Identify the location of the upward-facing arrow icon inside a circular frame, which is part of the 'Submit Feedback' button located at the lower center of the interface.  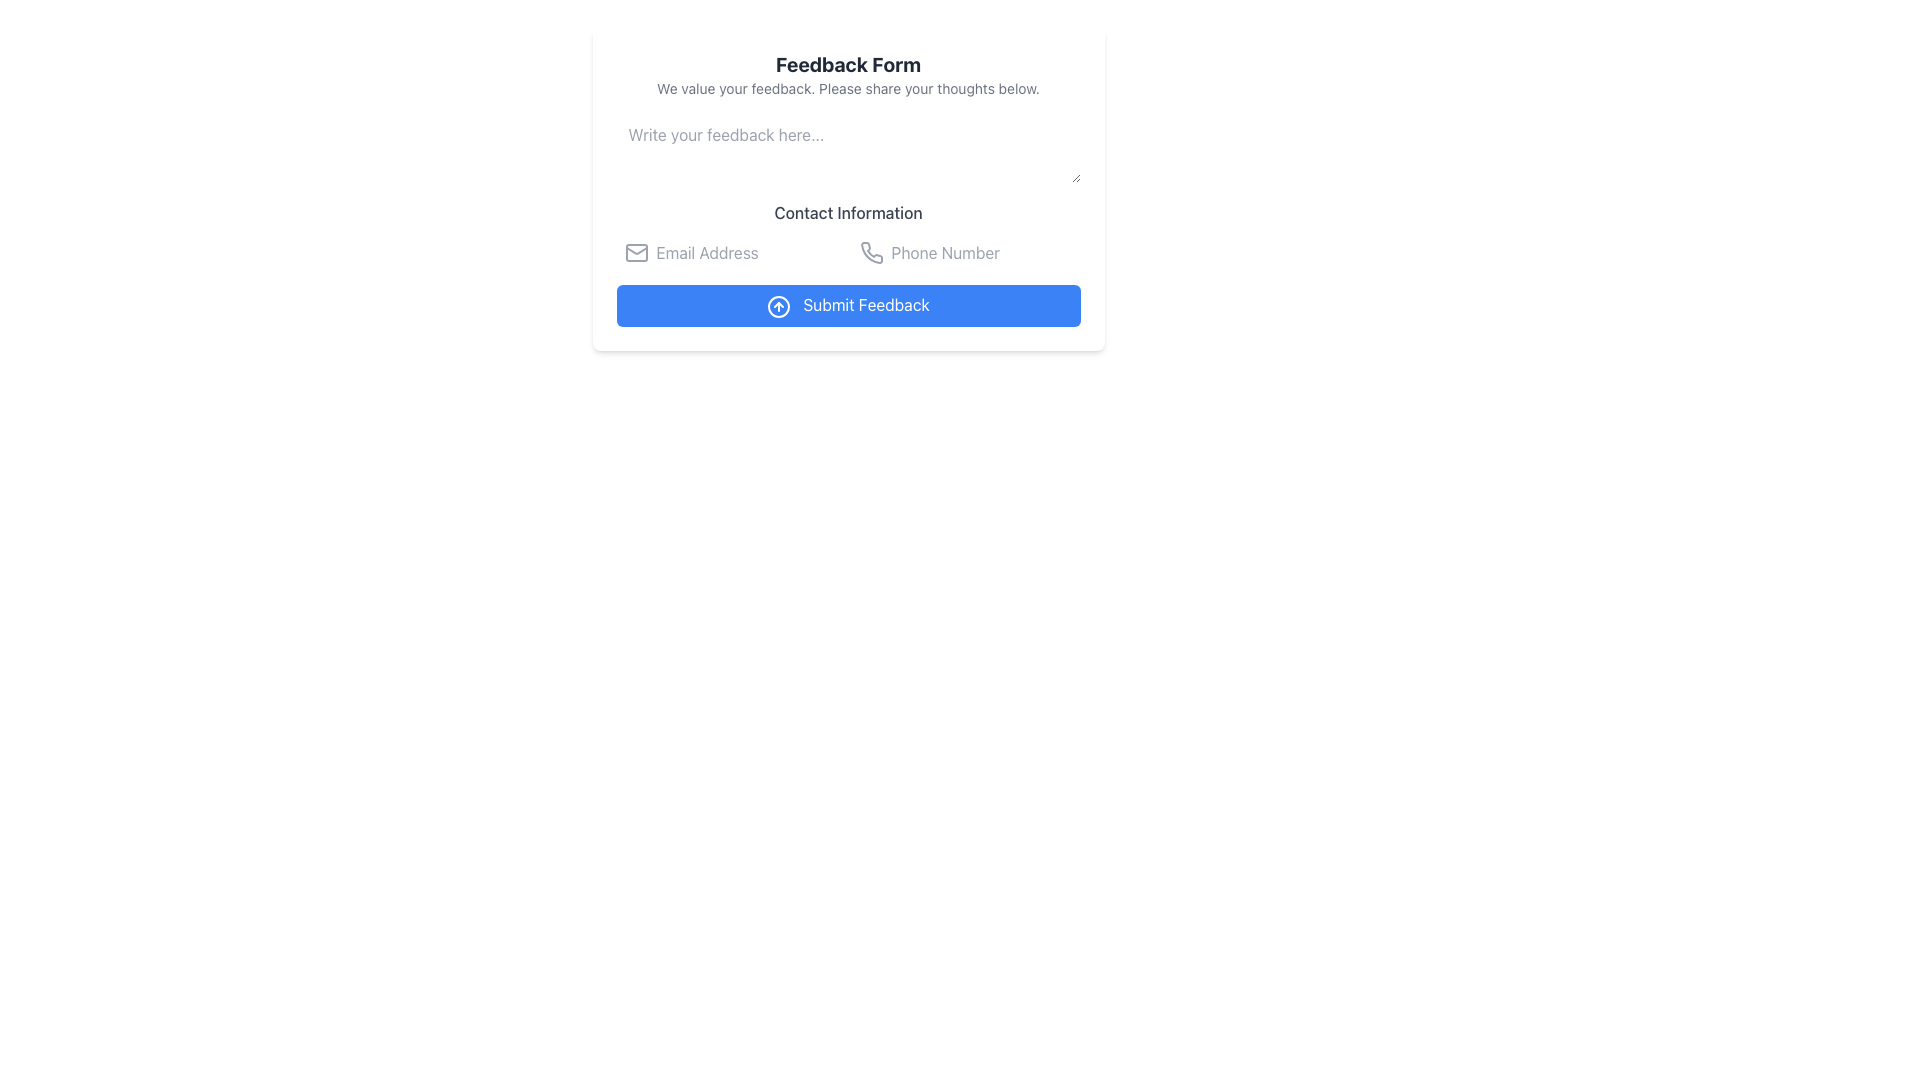
(778, 306).